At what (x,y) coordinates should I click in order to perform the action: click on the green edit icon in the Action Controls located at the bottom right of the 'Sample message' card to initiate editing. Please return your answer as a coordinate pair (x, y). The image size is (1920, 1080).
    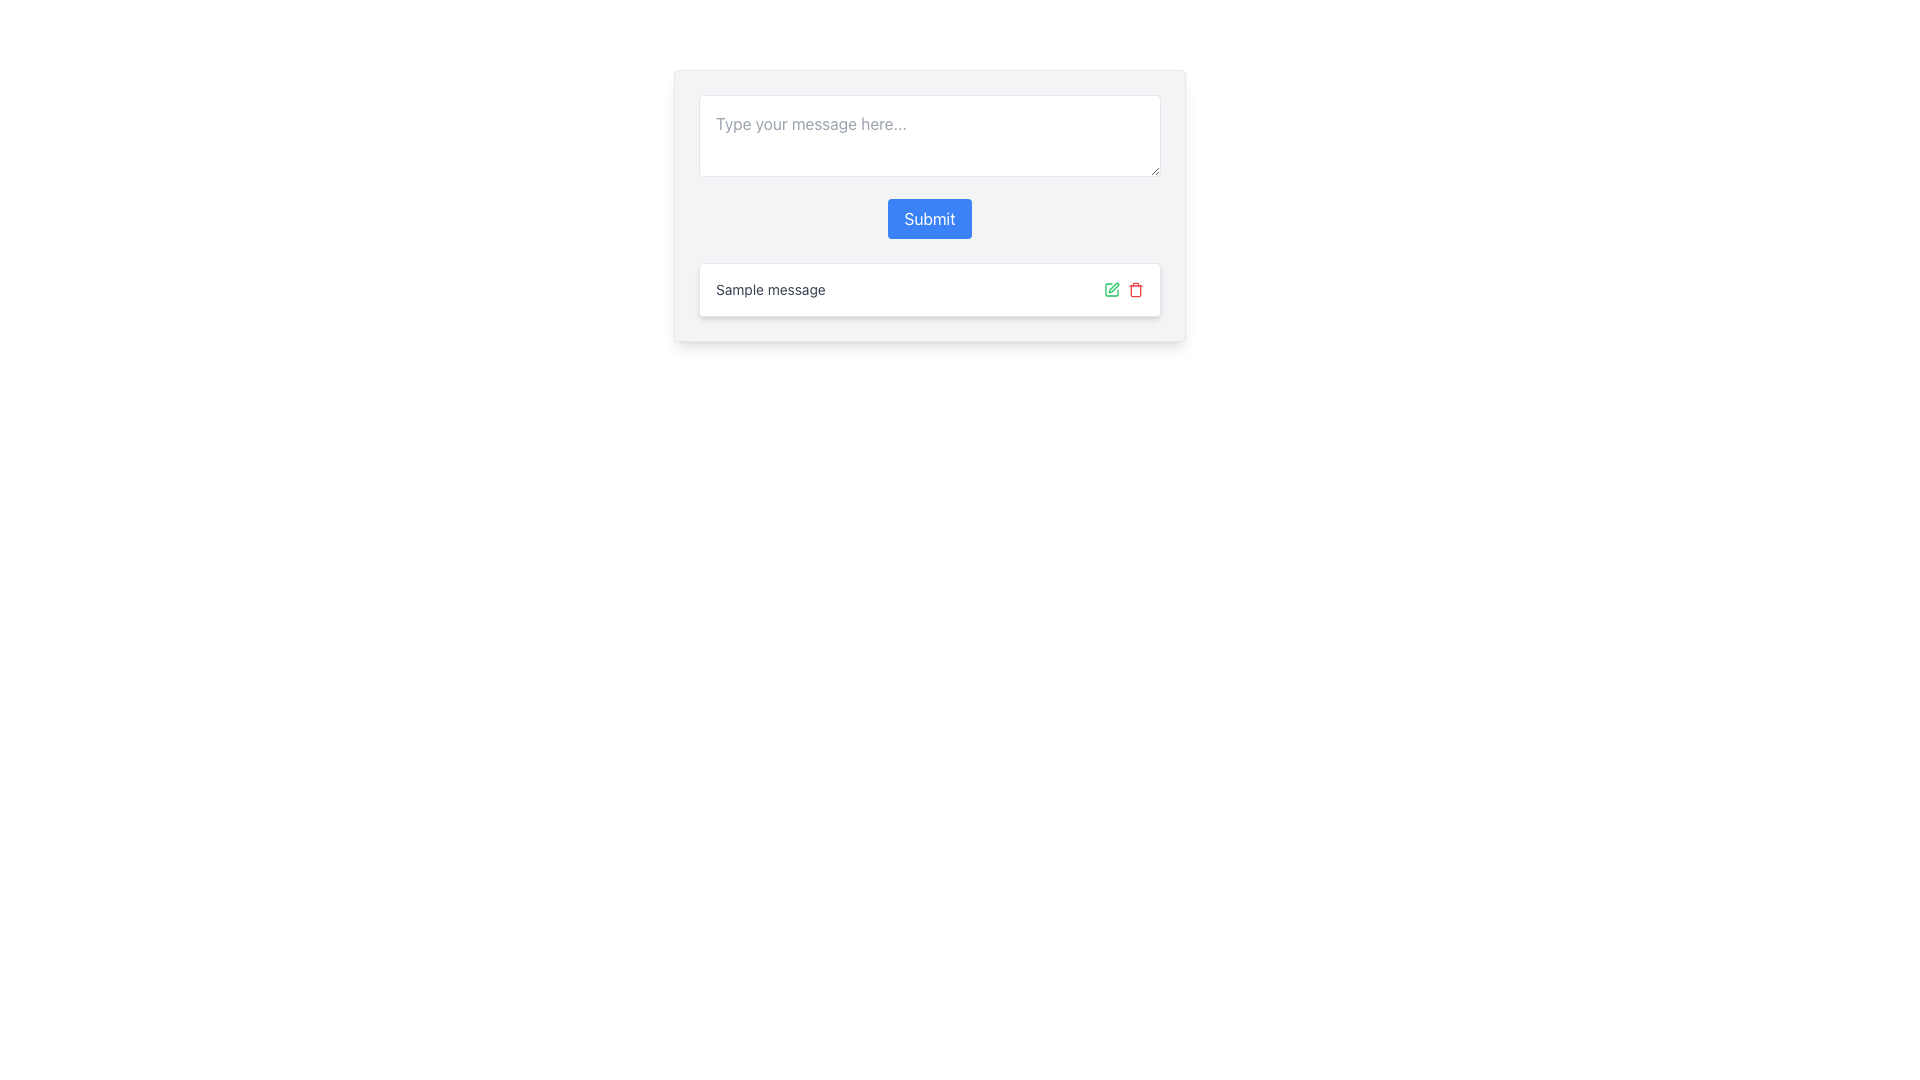
    Looking at the image, I should click on (1123, 289).